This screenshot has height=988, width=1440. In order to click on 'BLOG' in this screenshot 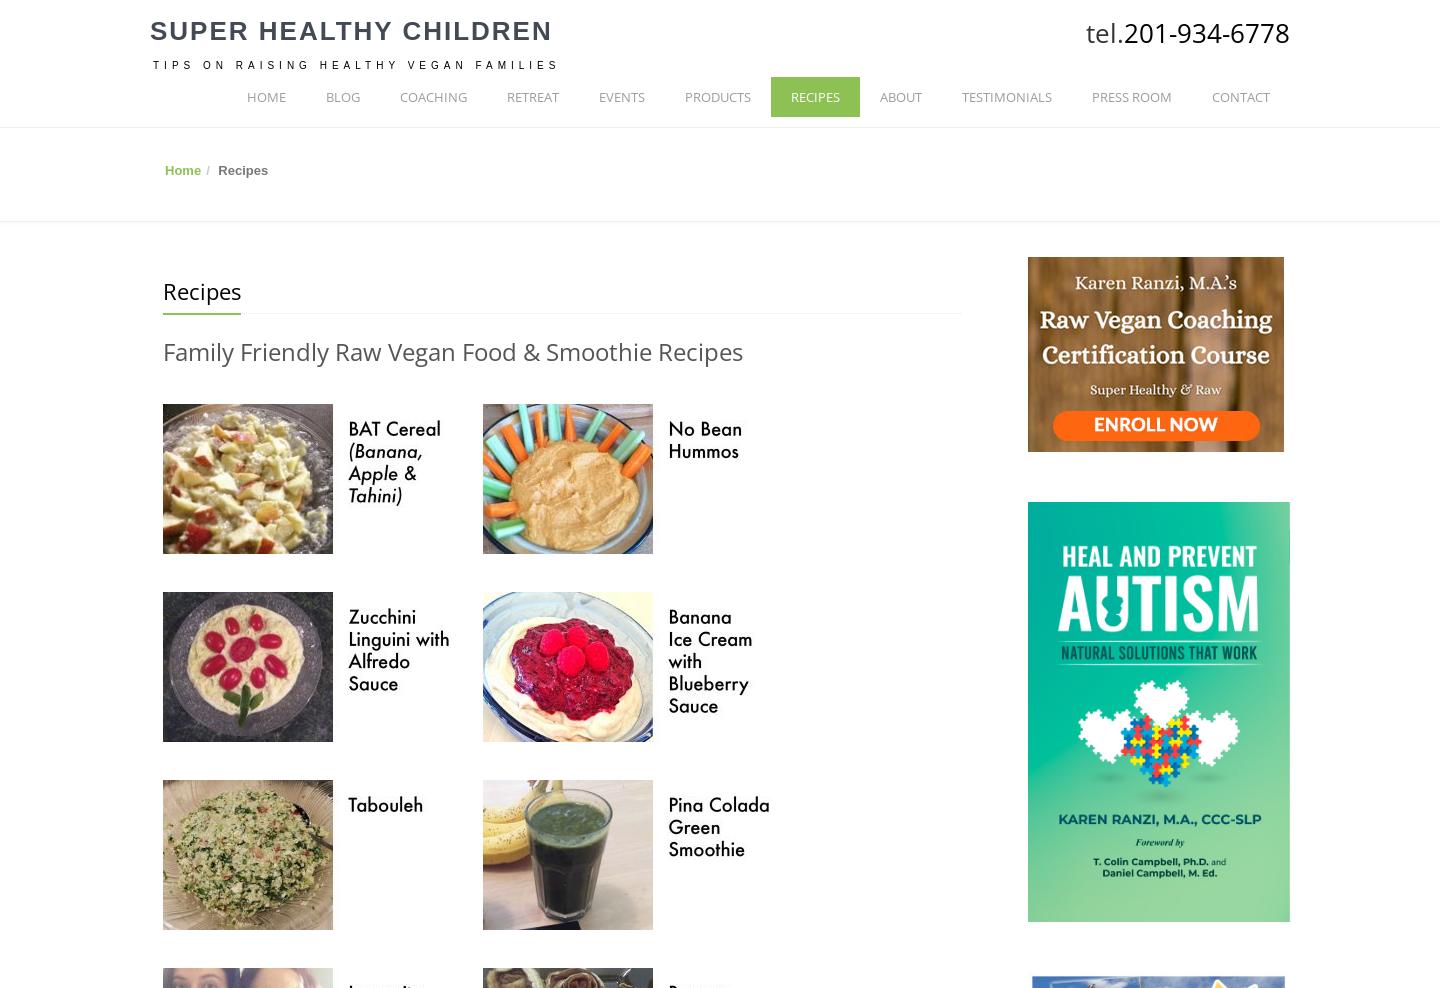, I will do `click(343, 97)`.